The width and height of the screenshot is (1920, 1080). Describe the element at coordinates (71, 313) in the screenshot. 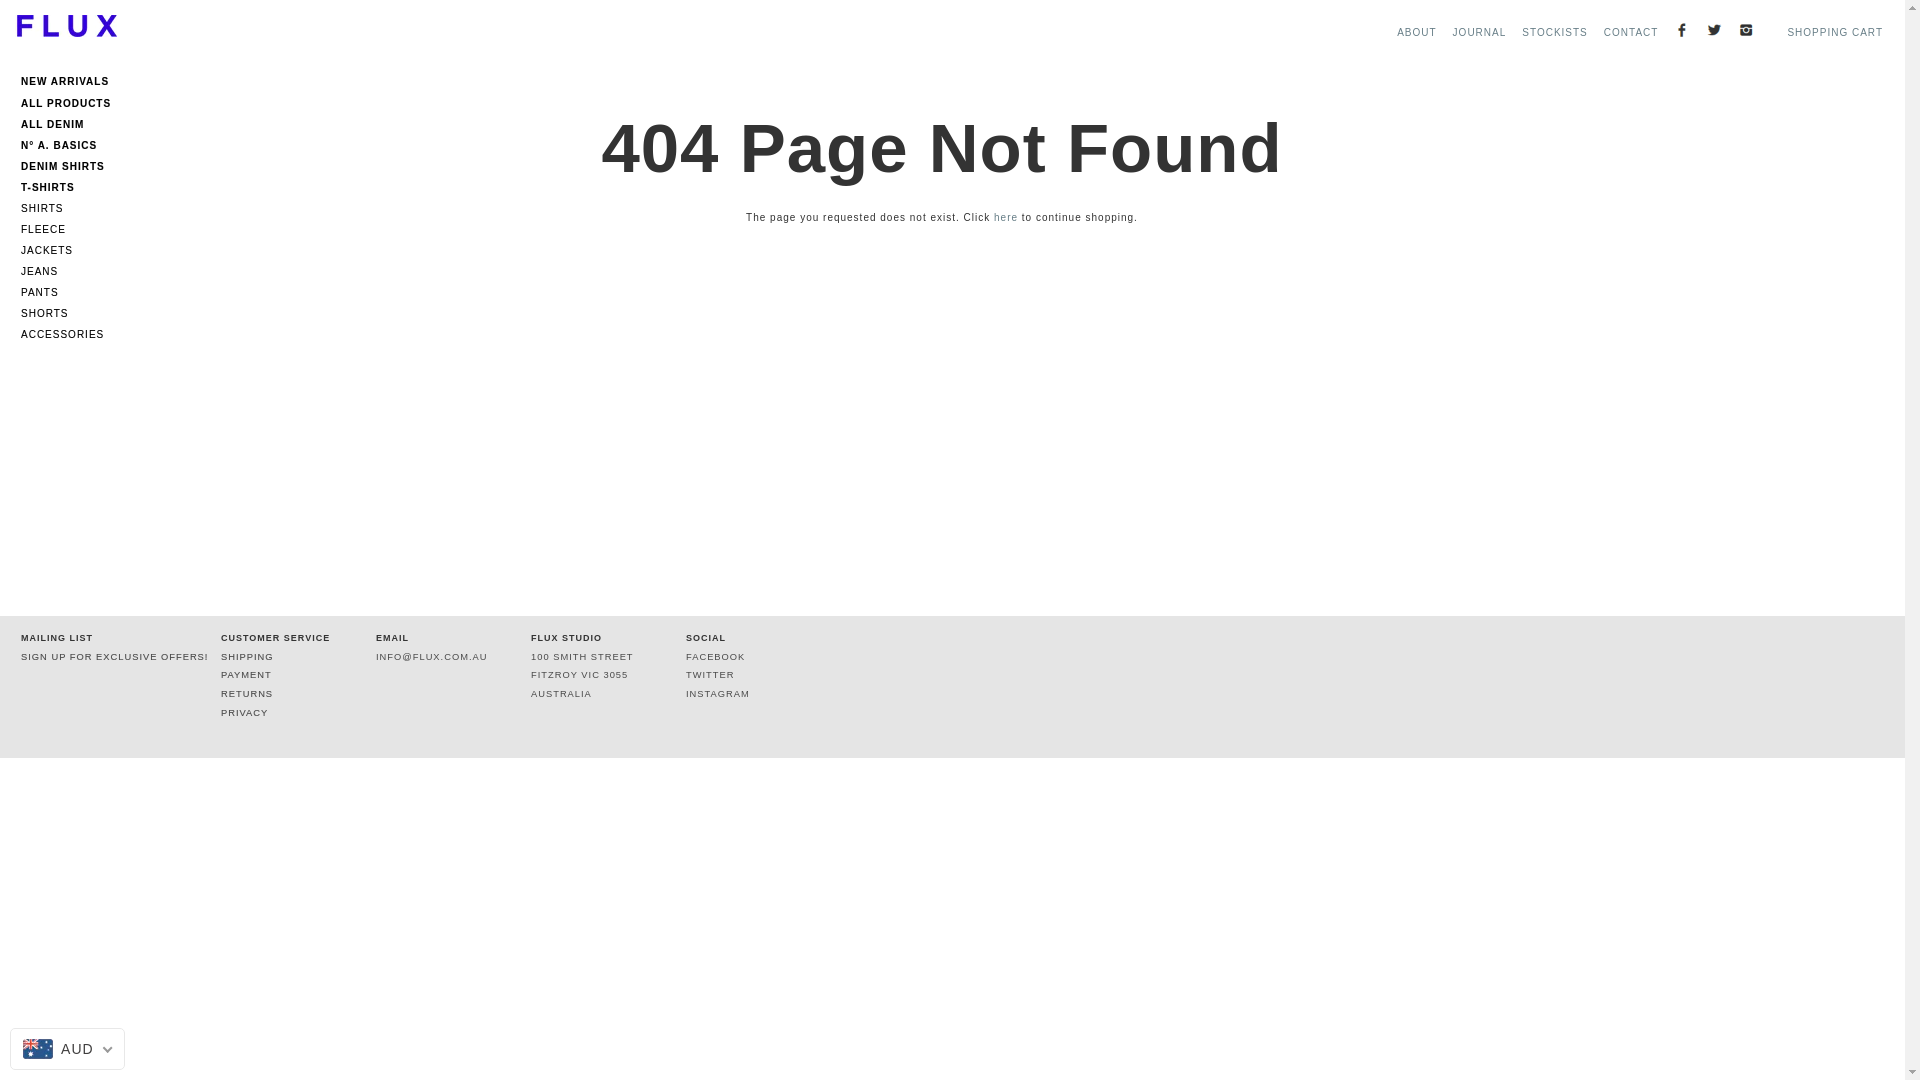

I see `'SHORTS'` at that location.